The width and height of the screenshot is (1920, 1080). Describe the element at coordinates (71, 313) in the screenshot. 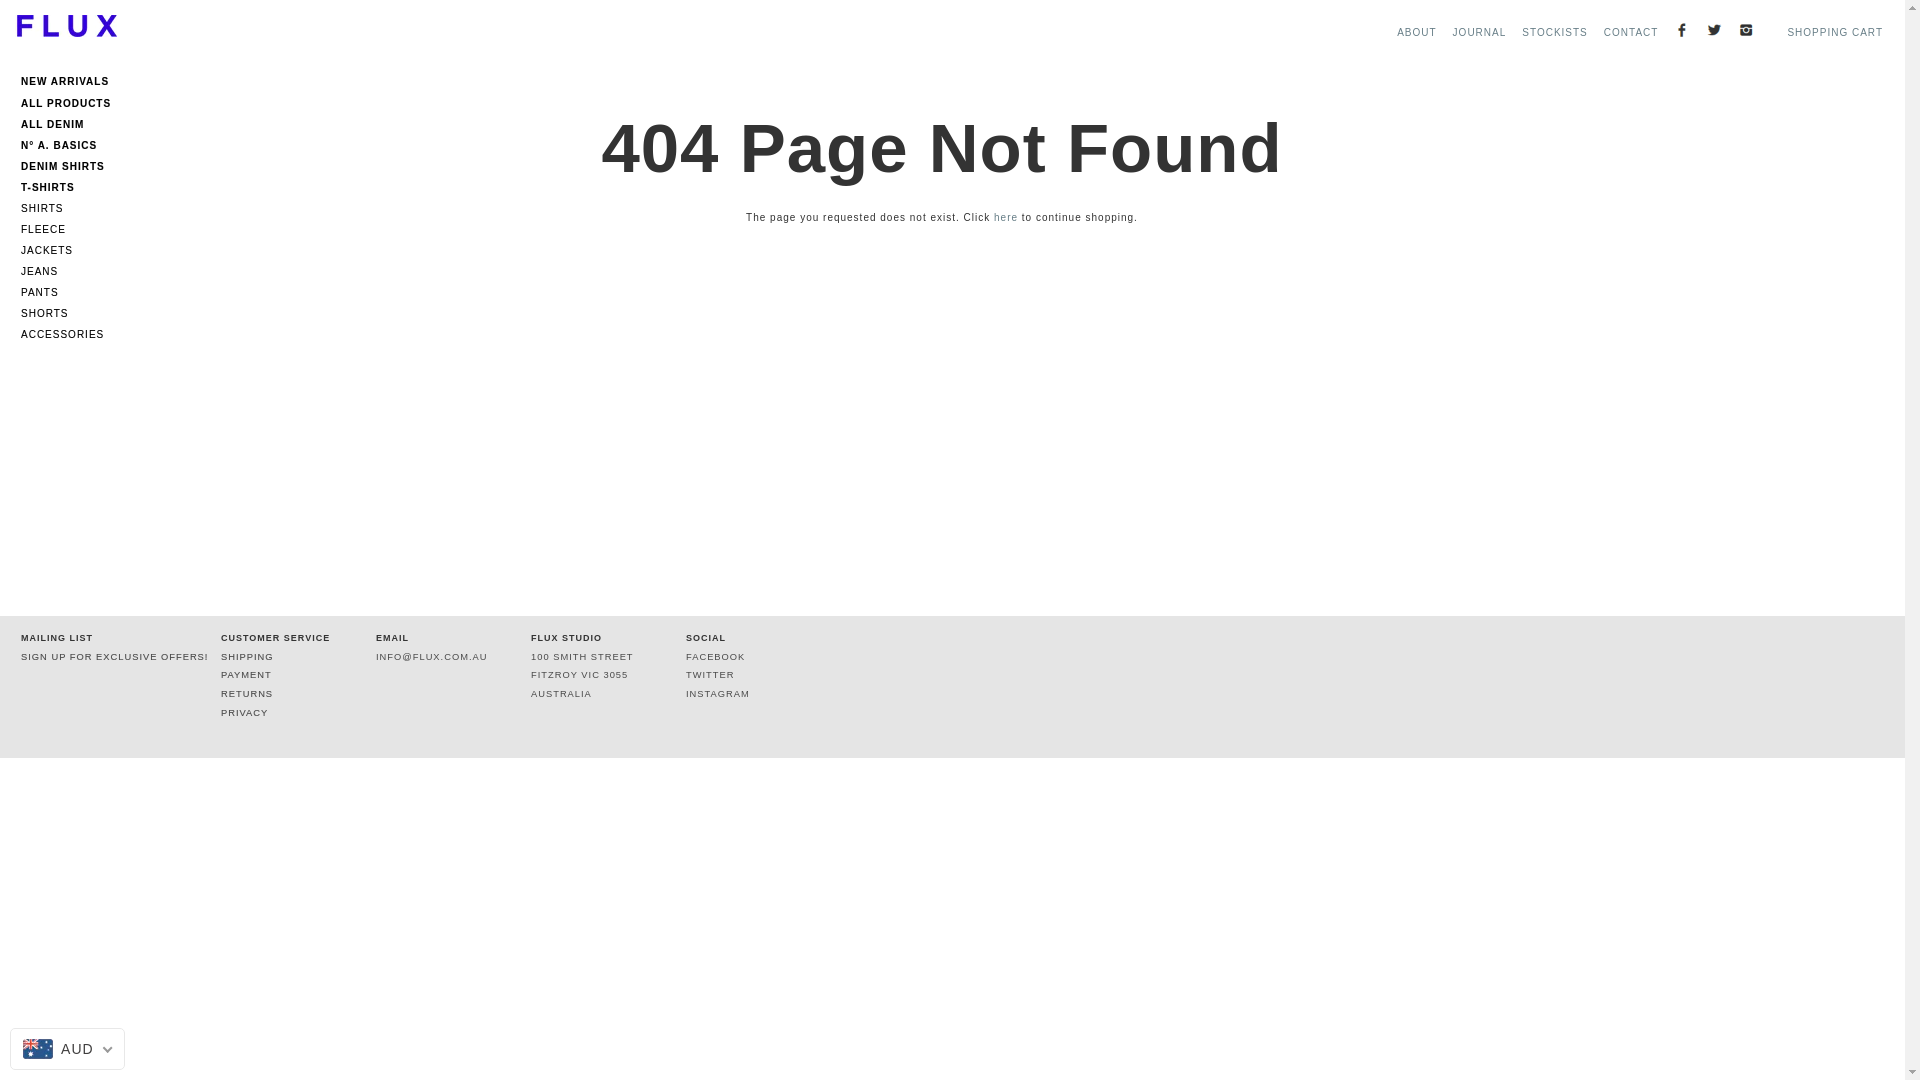

I see `'SHORTS'` at that location.